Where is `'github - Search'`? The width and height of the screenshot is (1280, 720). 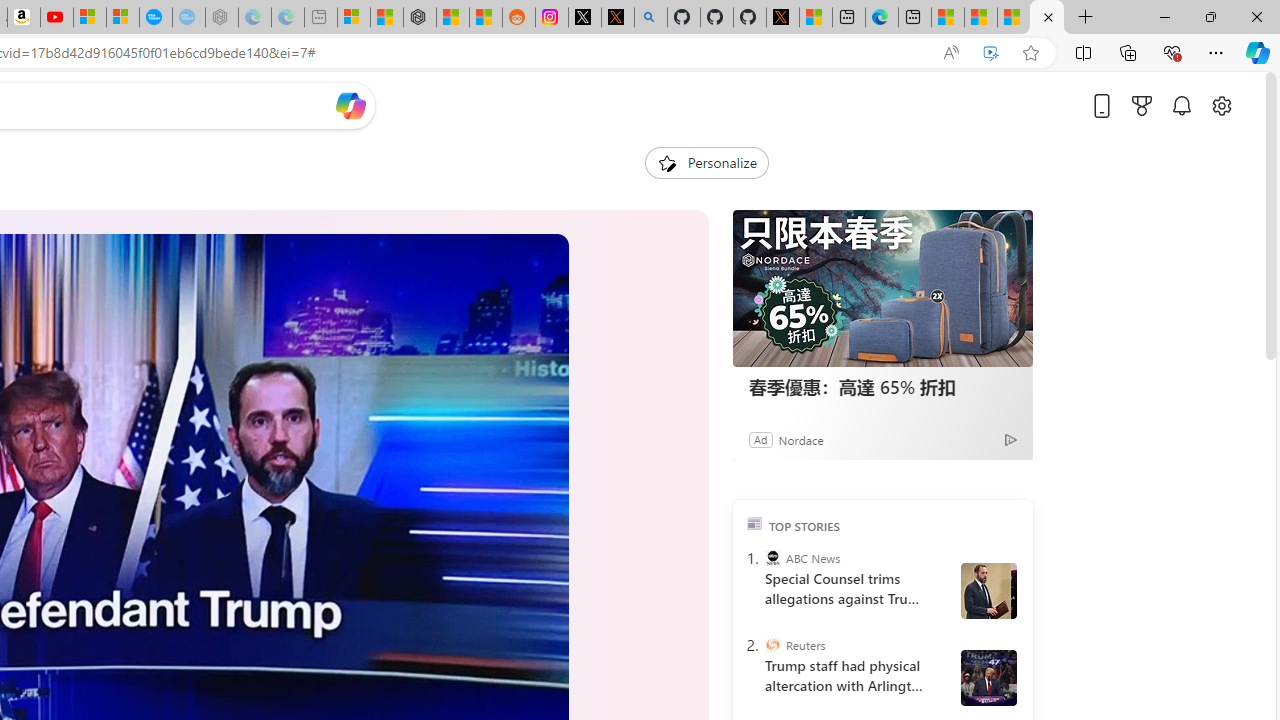 'github - Search' is located at coordinates (650, 17).